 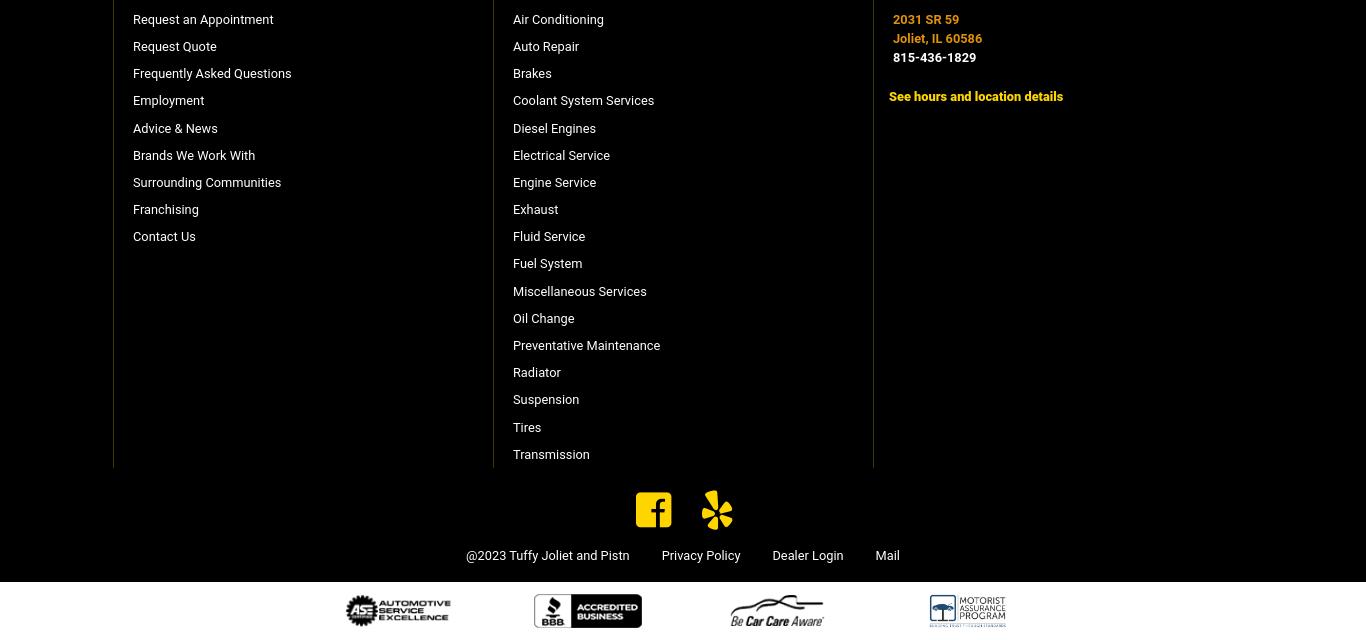 I want to click on 'Brands We Work With', so click(x=132, y=153).